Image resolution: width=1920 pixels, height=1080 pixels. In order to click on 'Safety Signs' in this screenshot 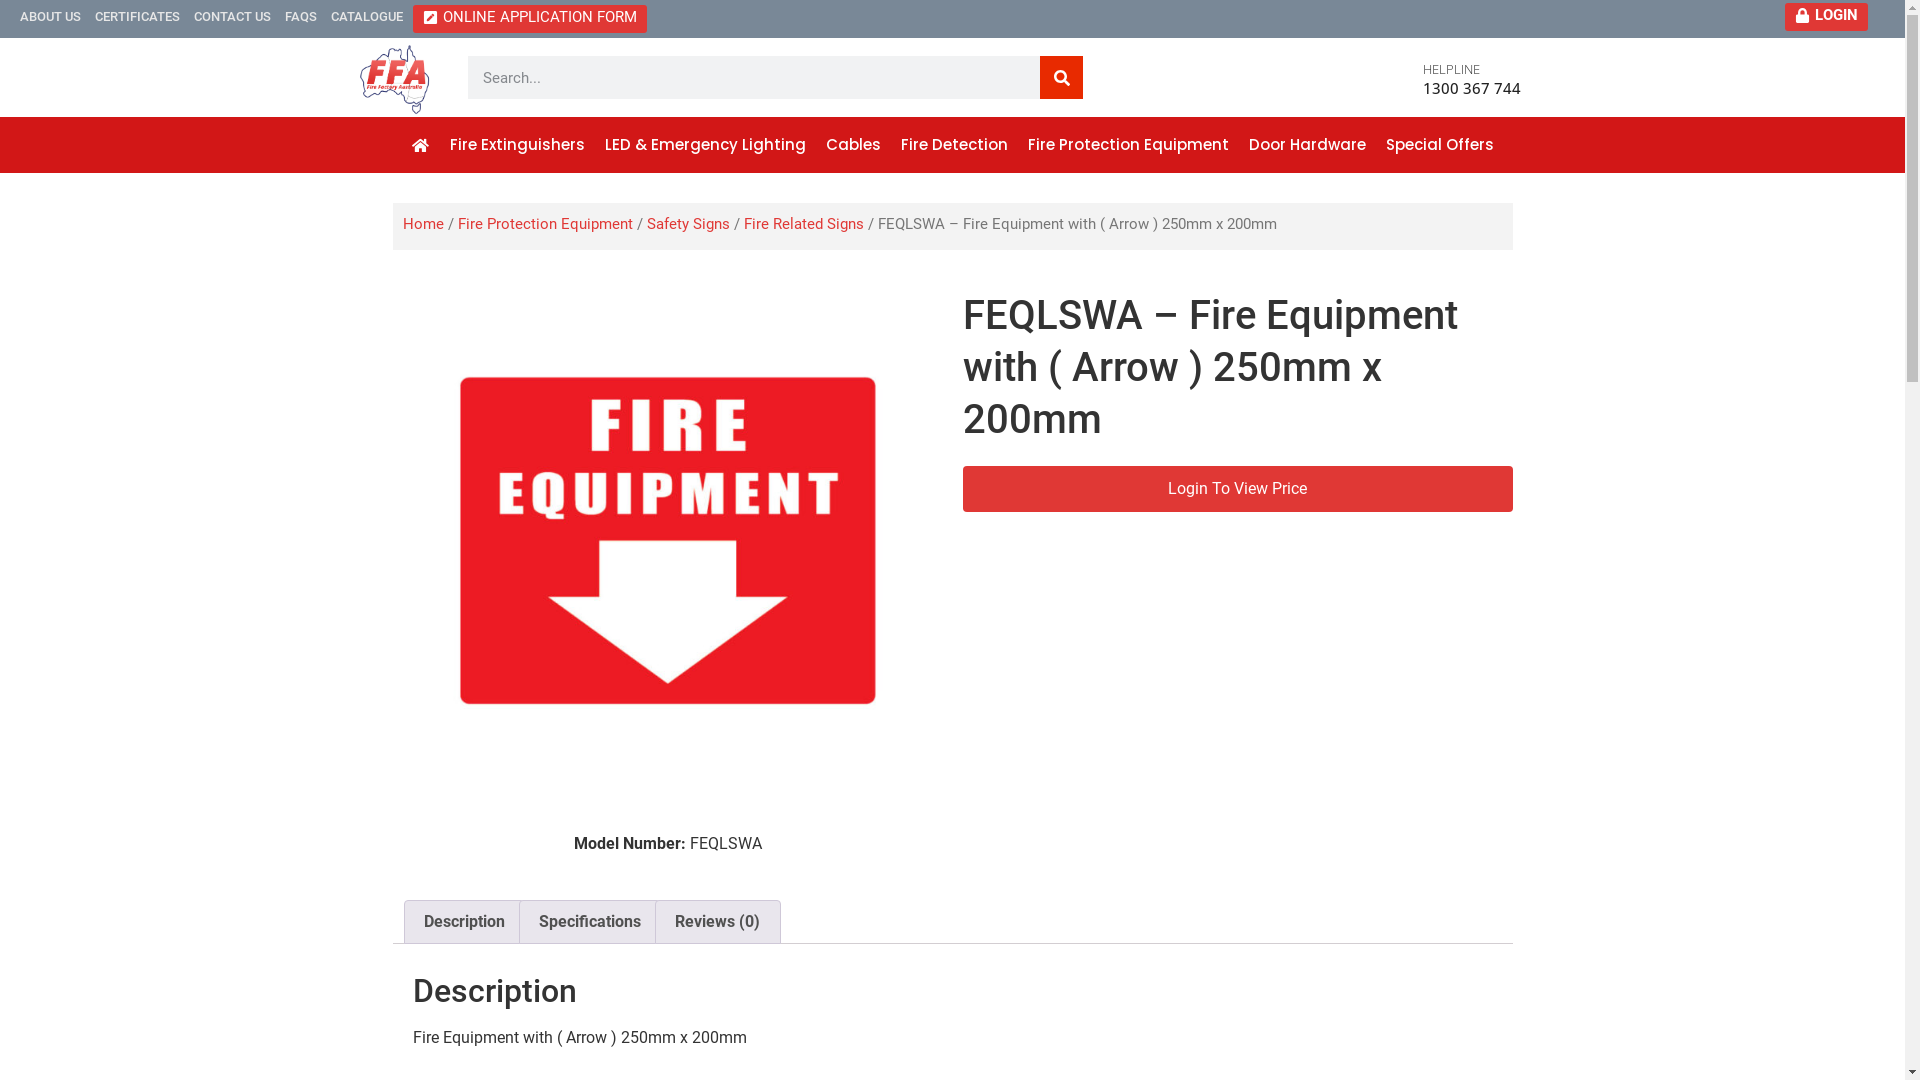, I will do `click(687, 223)`.